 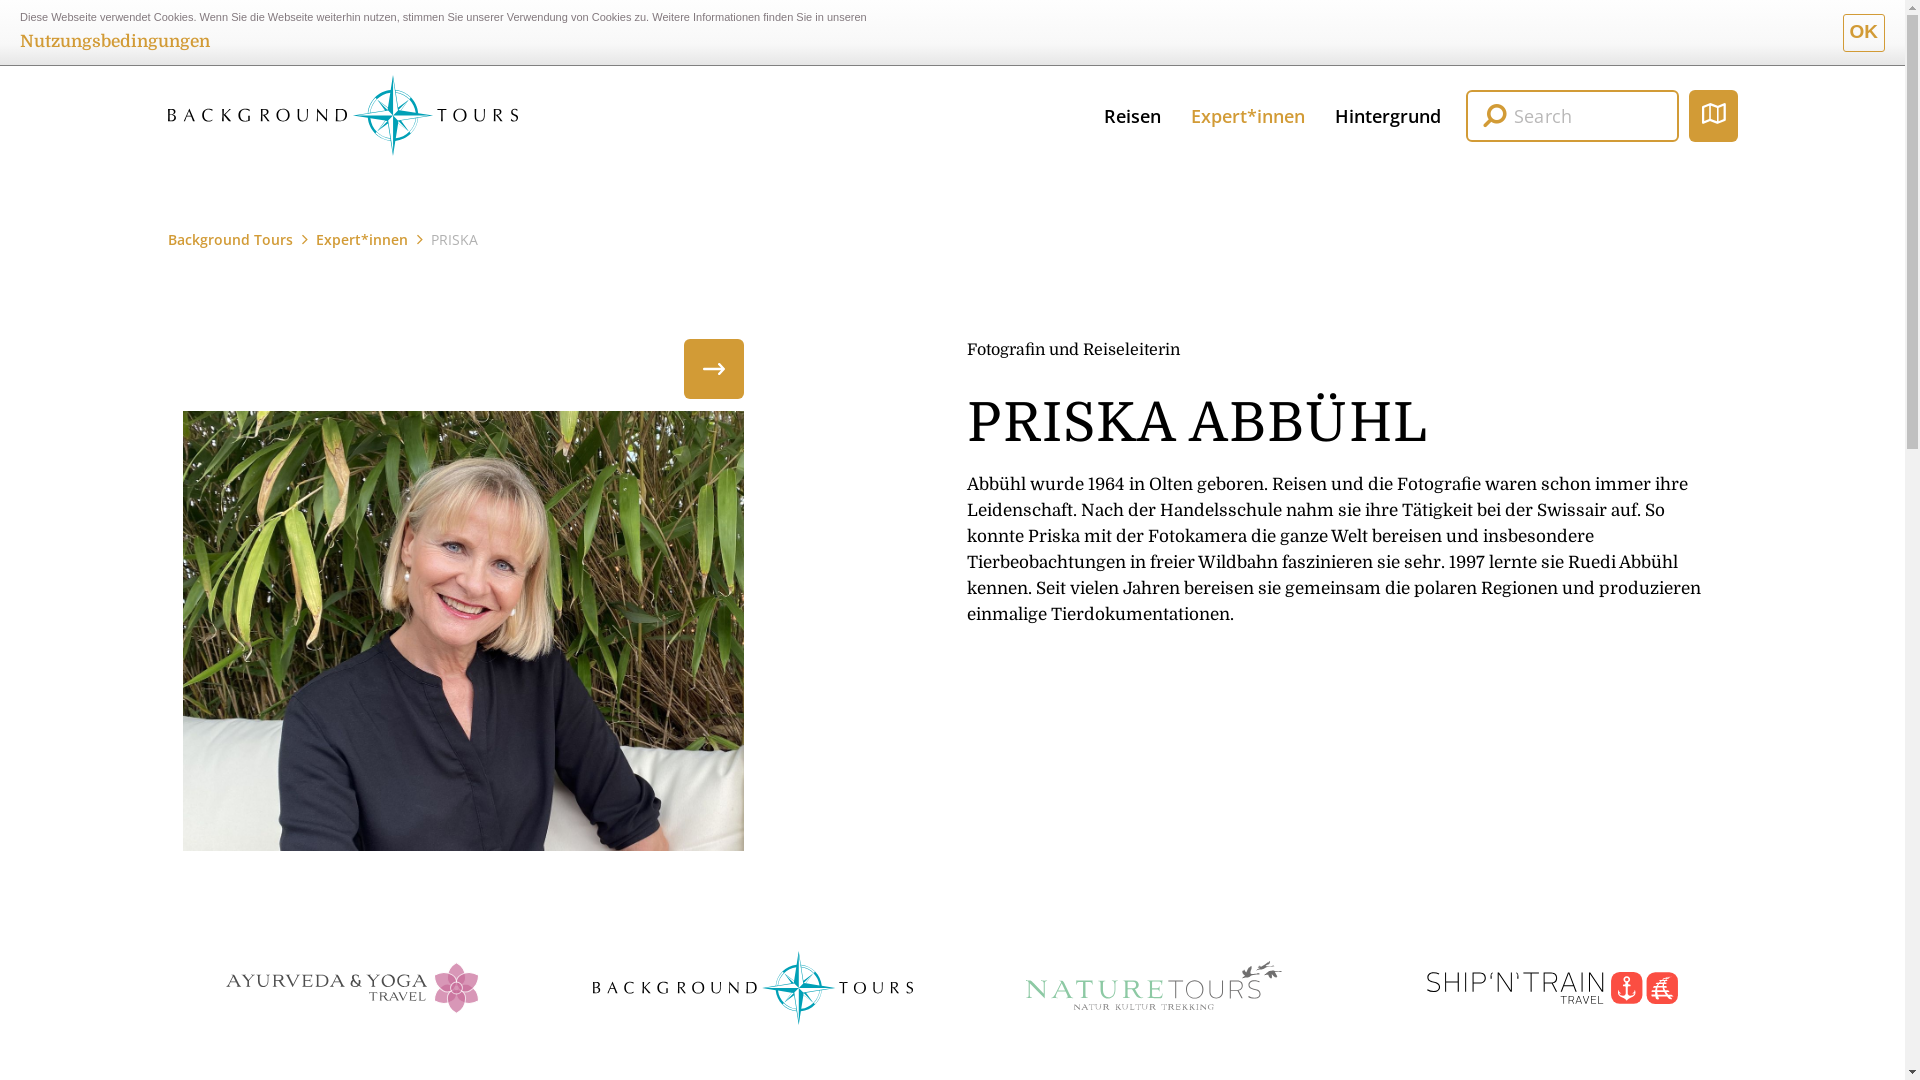 I want to click on 'Ship'N'Train Logo', so click(x=1550, y=986).